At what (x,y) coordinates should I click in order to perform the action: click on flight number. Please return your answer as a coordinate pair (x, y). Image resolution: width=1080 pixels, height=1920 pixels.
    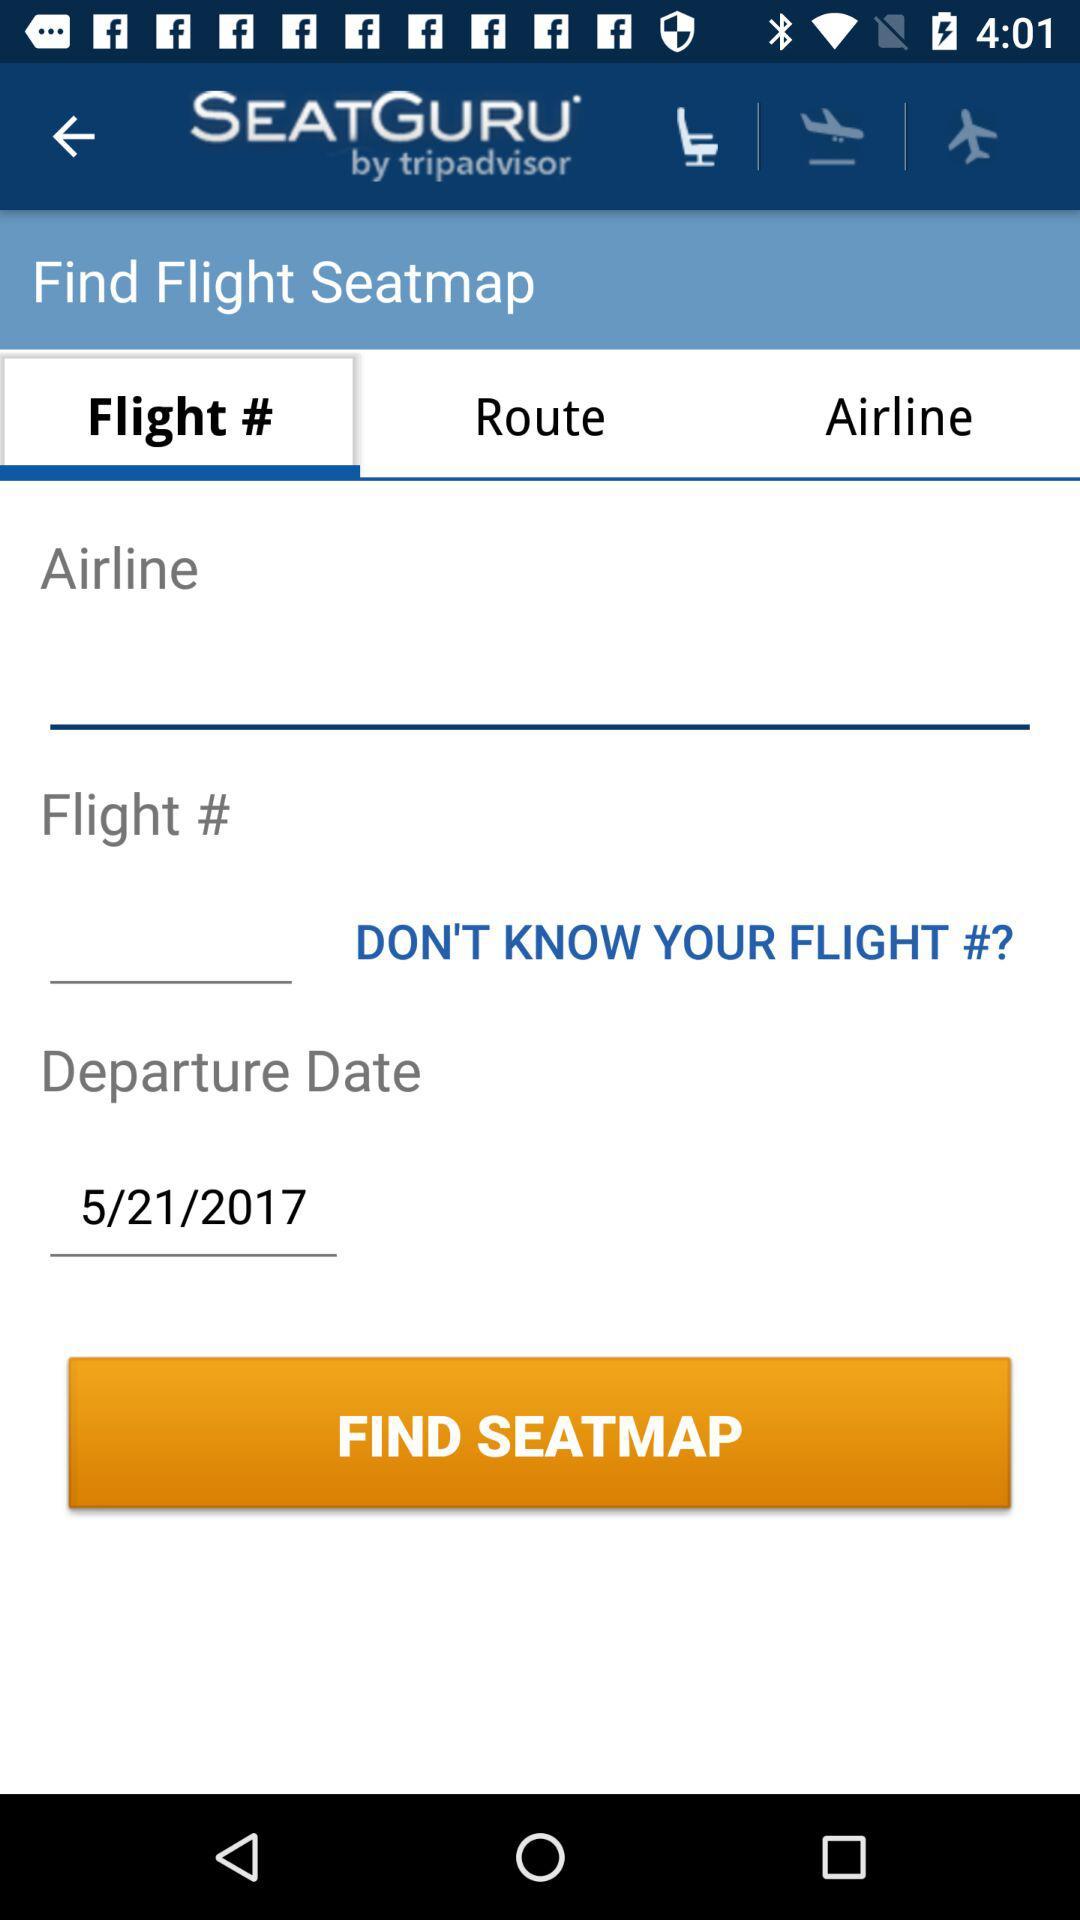
    Looking at the image, I should click on (169, 939).